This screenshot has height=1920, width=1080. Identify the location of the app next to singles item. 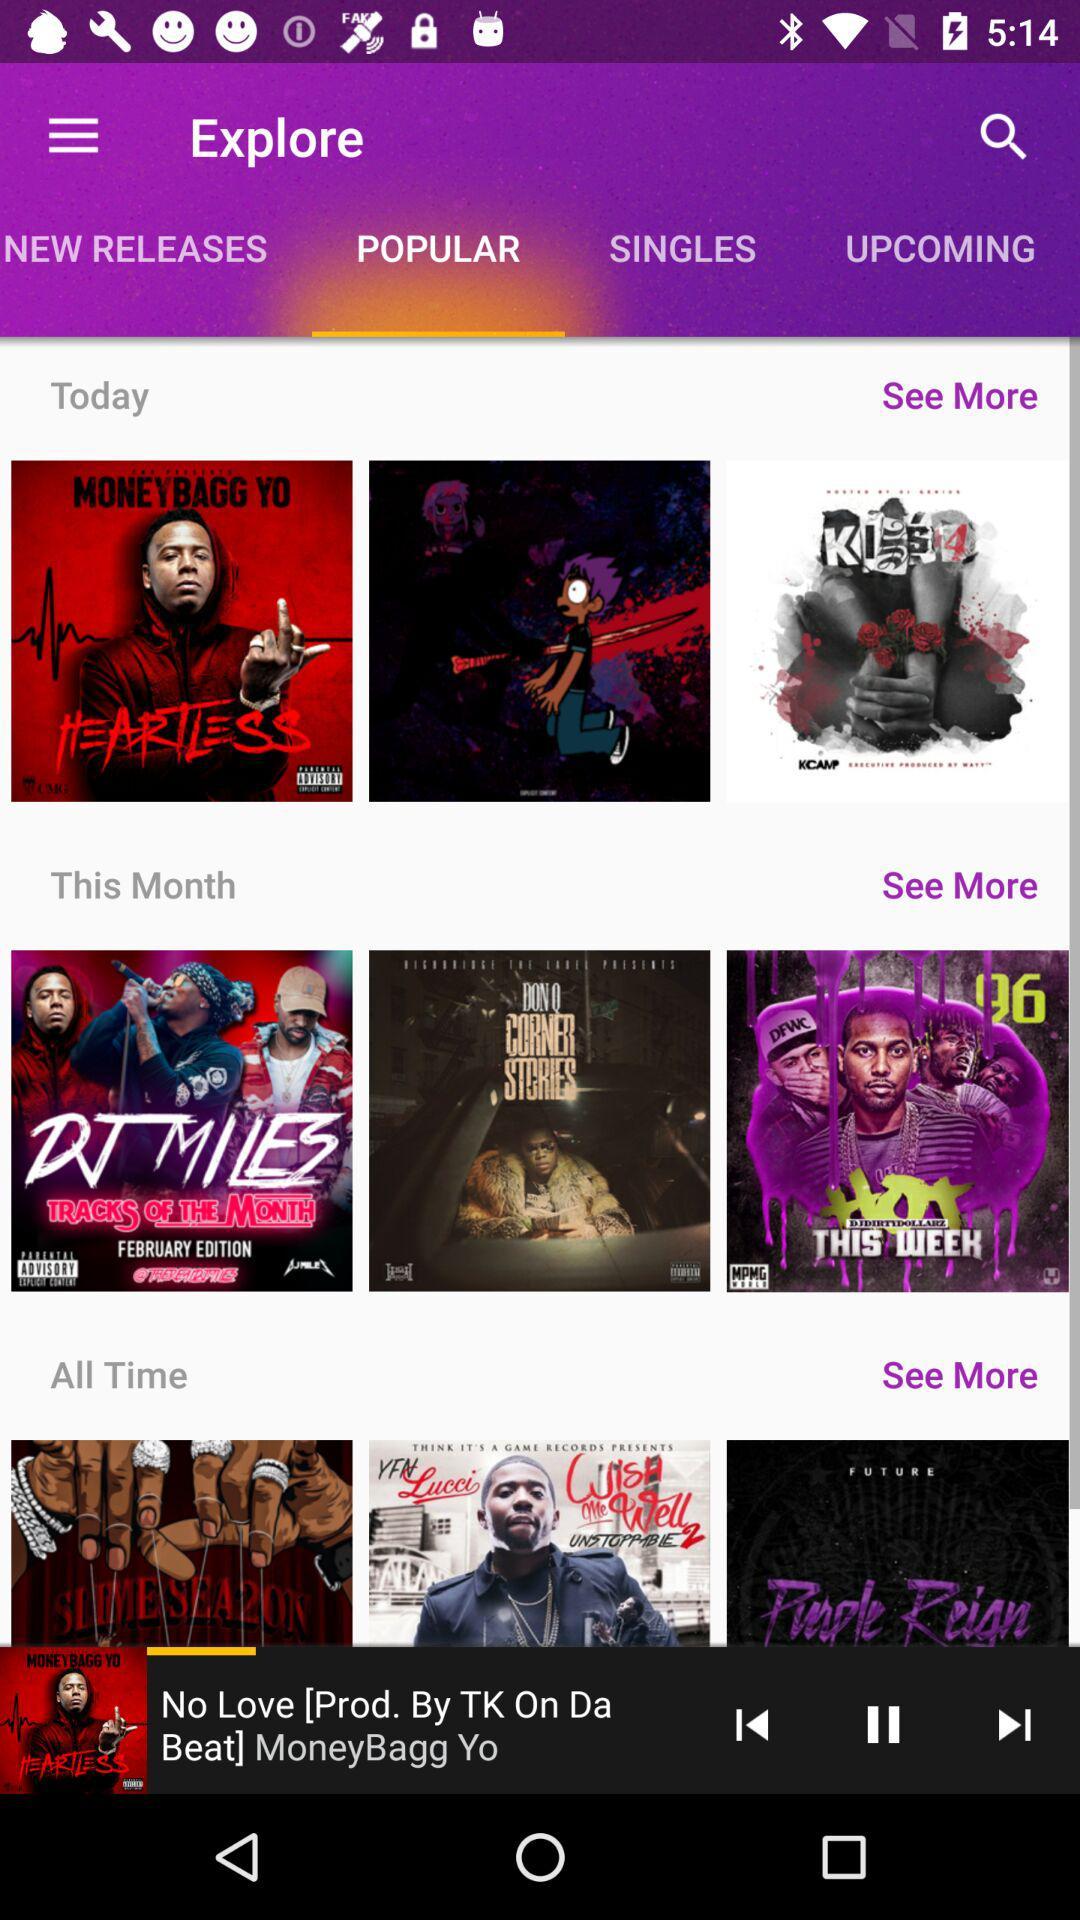
(437, 246).